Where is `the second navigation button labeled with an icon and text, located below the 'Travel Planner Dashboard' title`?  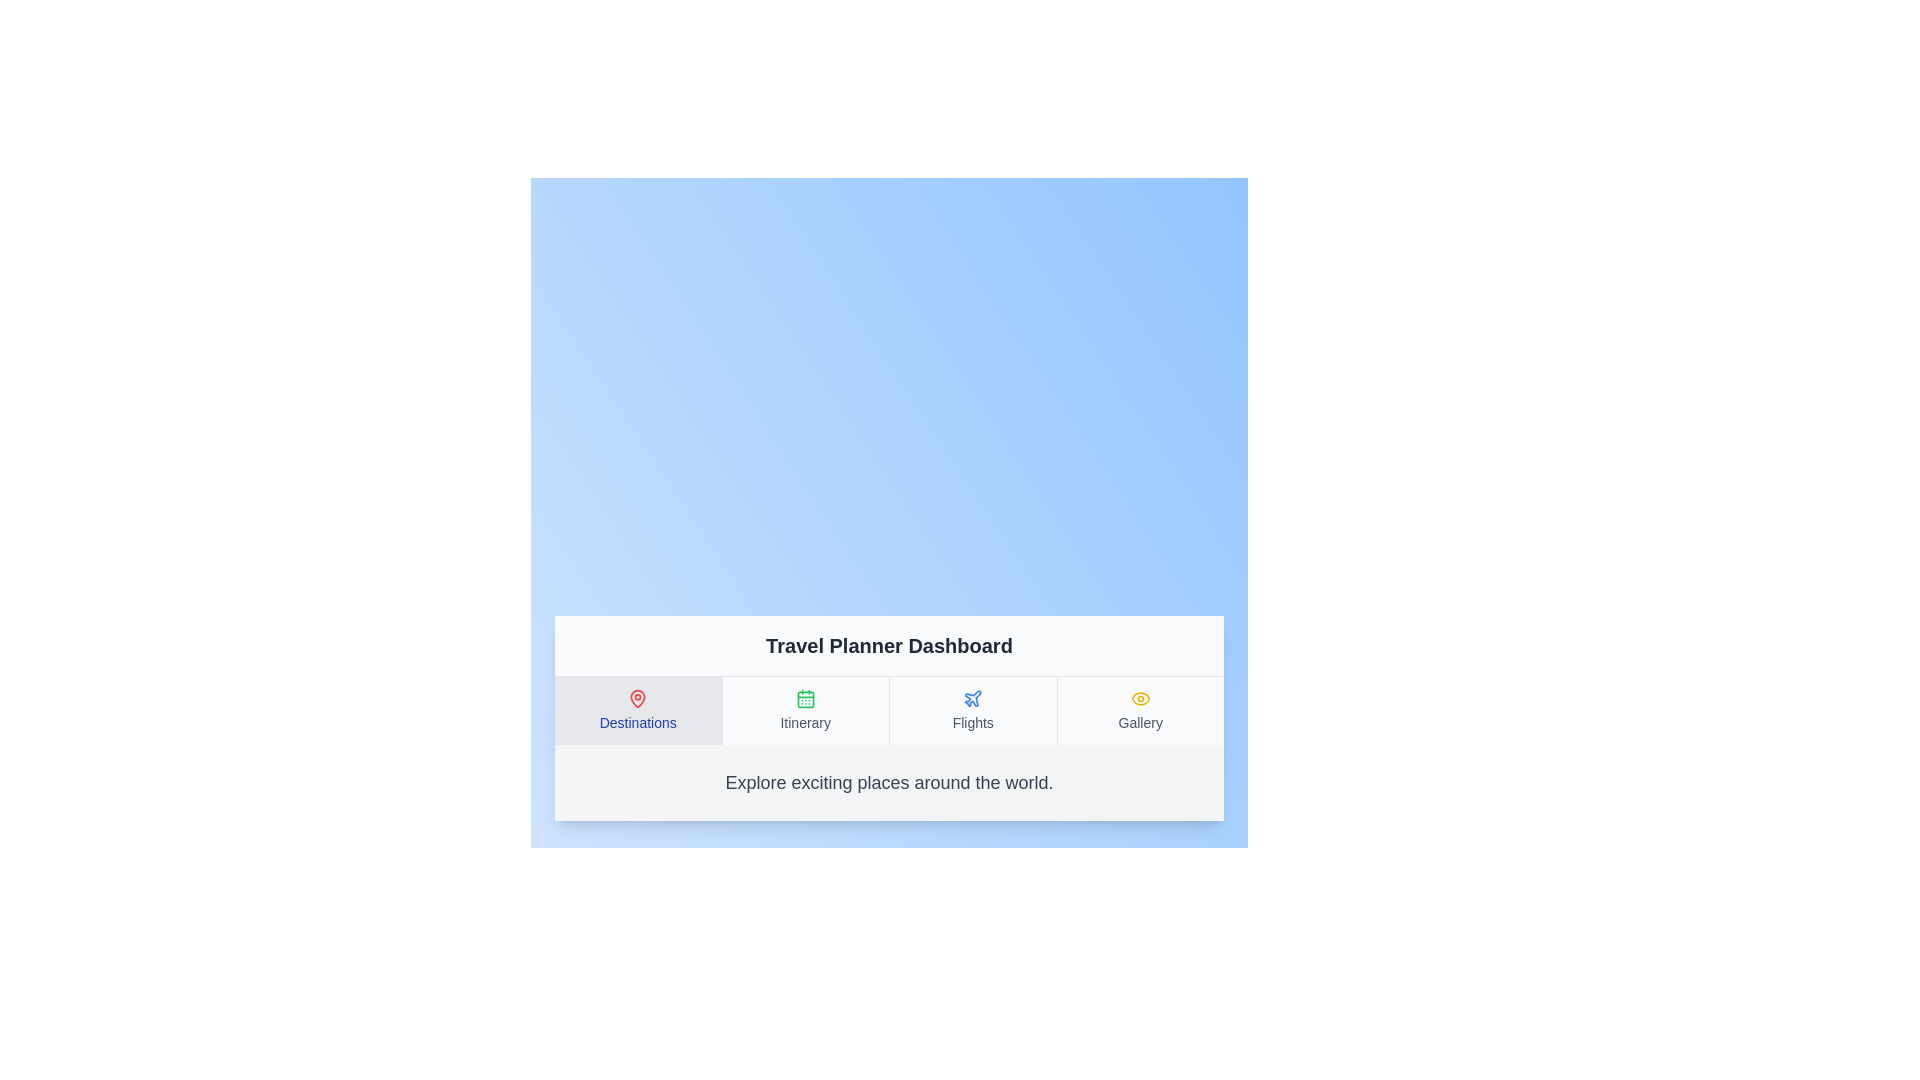 the second navigation button labeled with an icon and text, located below the 'Travel Planner Dashboard' title is located at coordinates (805, 709).